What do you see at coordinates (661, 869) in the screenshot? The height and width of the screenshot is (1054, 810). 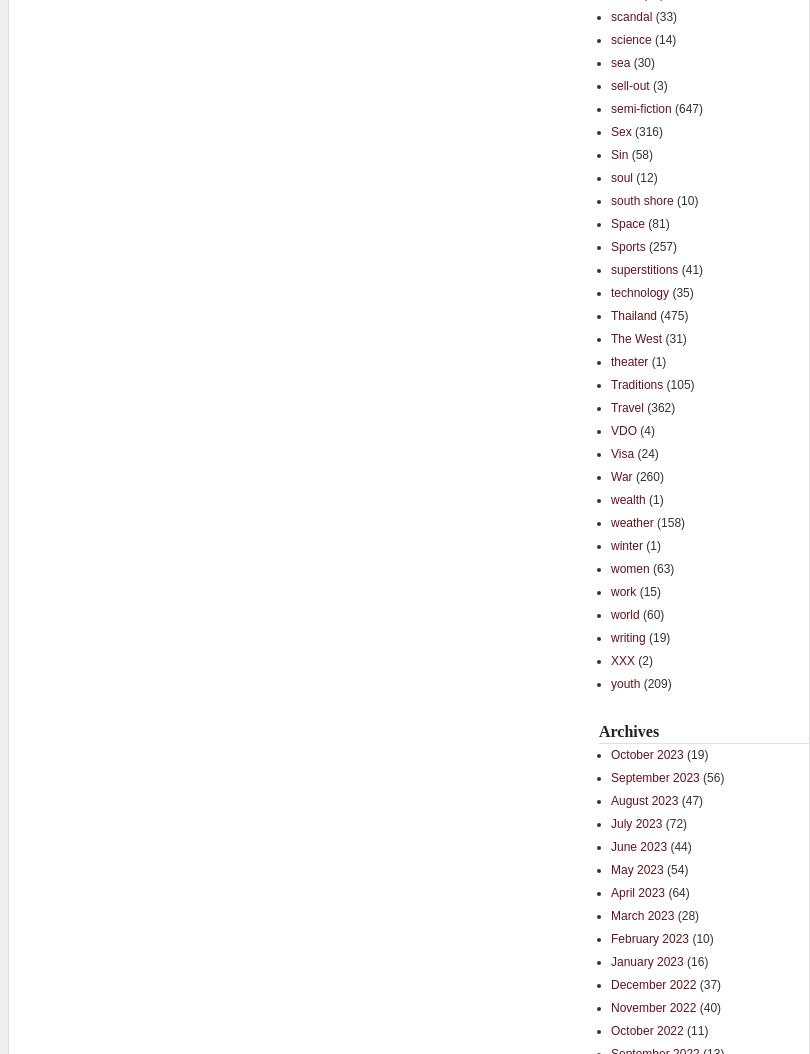 I see `'(54)'` at bounding box center [661, 869].